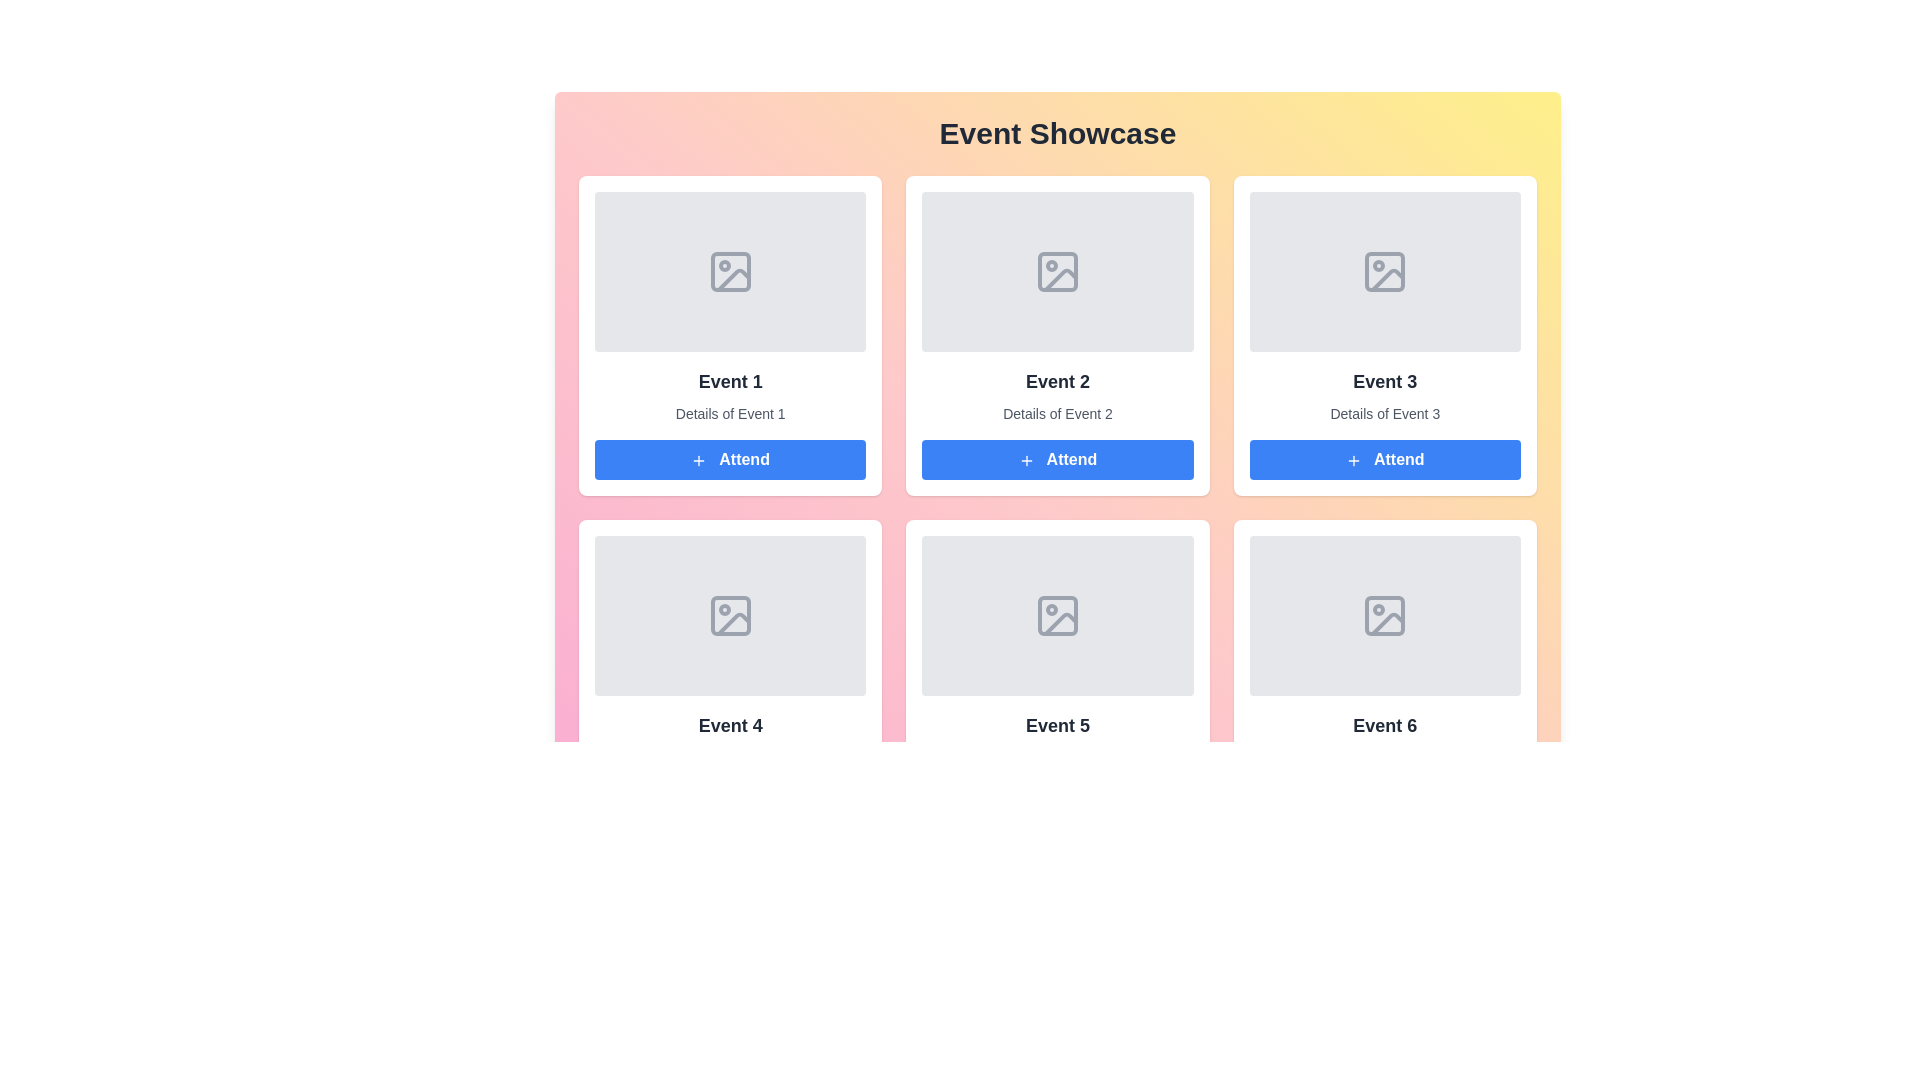 The image size is (1920, 1080). What do you see at coordinates (729, 272) in the screenshot?
I see `the Image Placeholder located at the top-left position within the 'Event 1' card, above the title and description` at bounding box center [729, 272].